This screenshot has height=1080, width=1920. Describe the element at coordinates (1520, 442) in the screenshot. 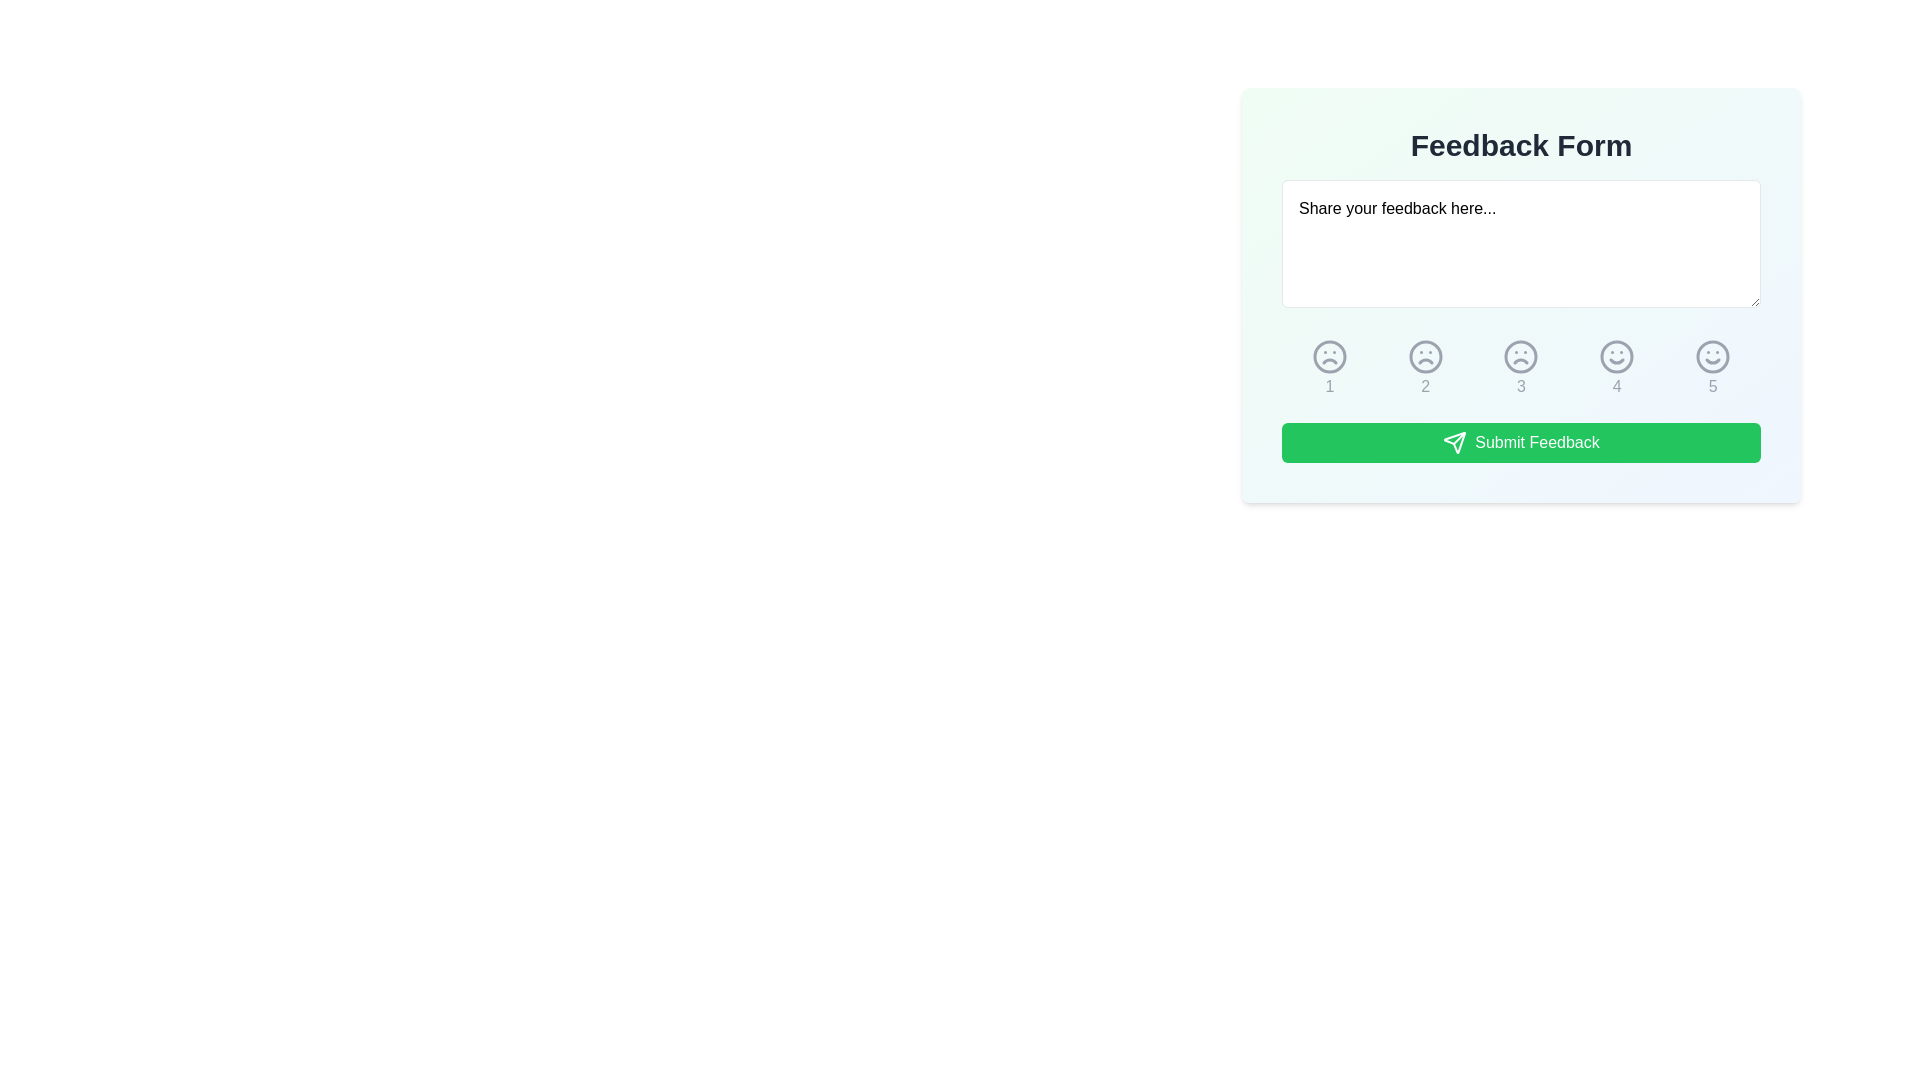

I see `the rectangular 'Submit Feedback' button with a green background and white text` at that location.